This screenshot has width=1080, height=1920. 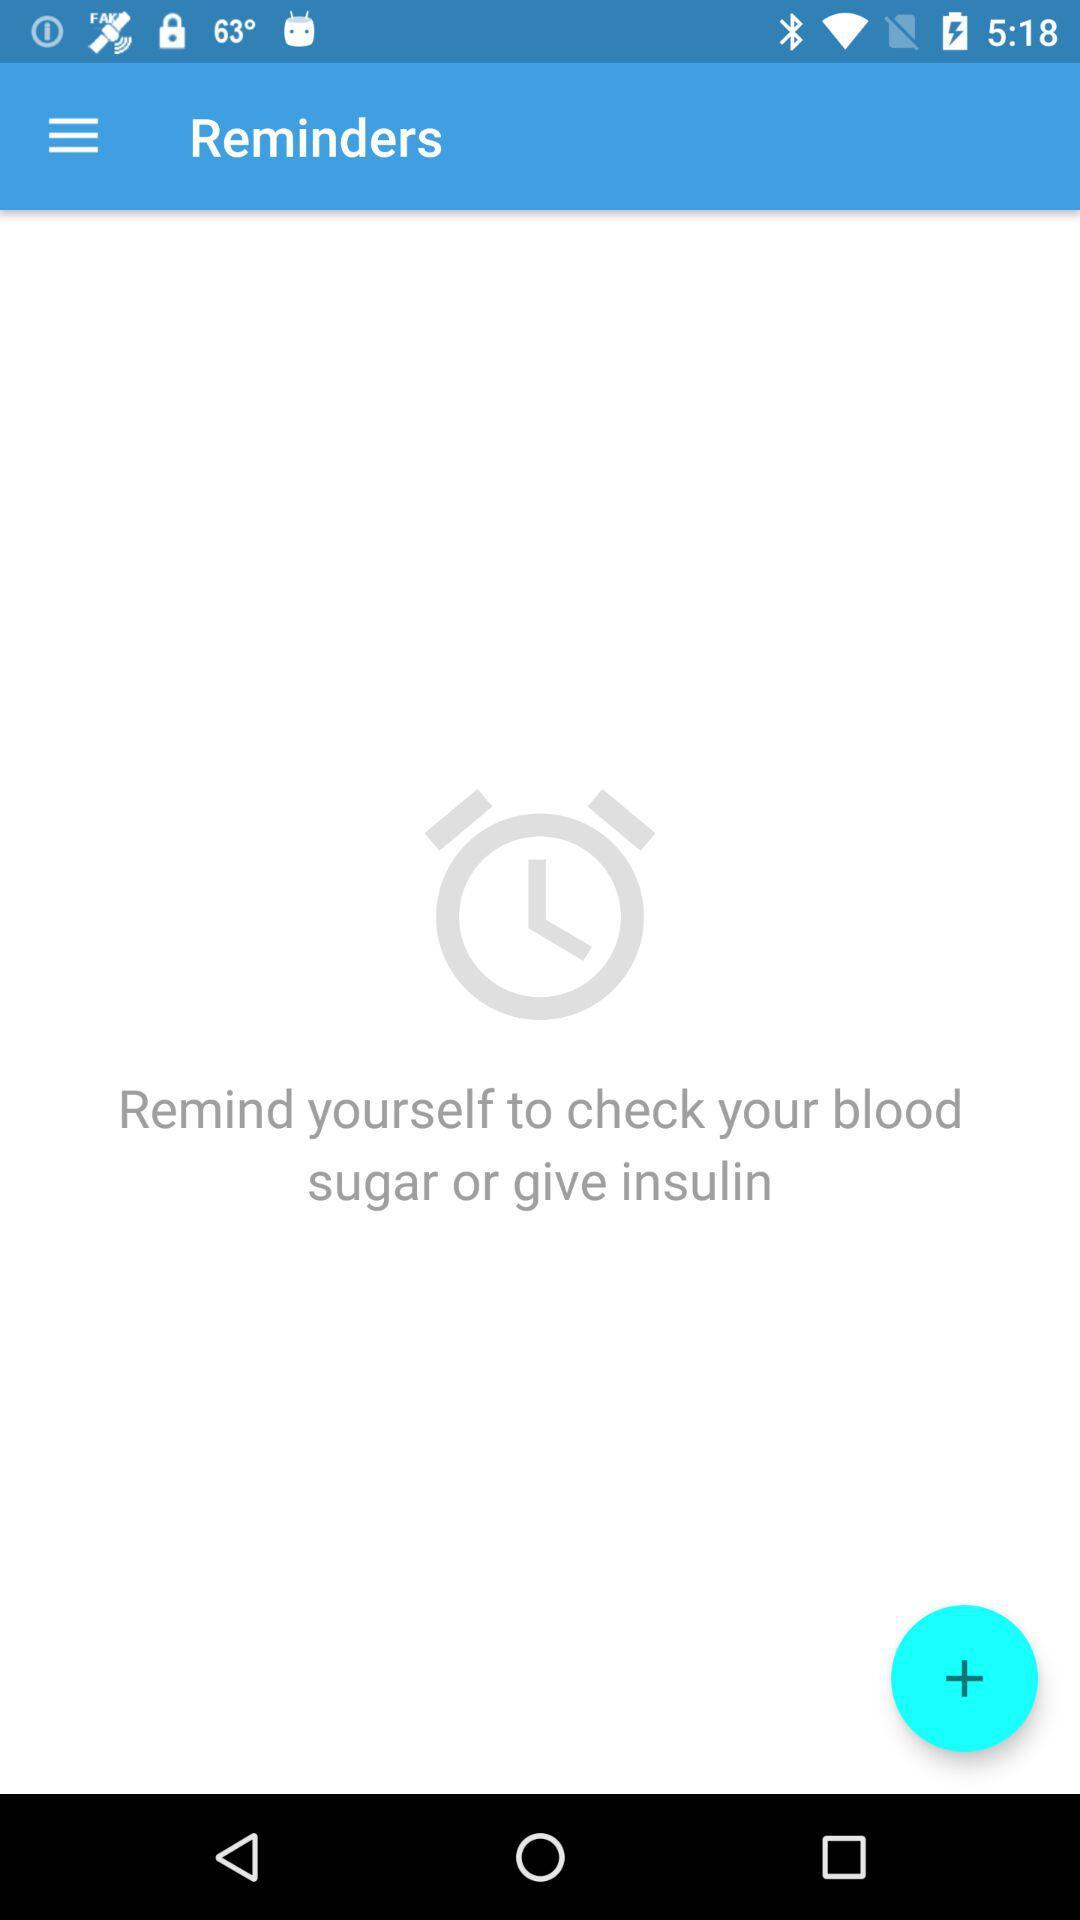 What do you see at coordinates (963, 1678) in the screenshot?
I see `icon below remind yourself to icon` at bounding box center [963, 1678].